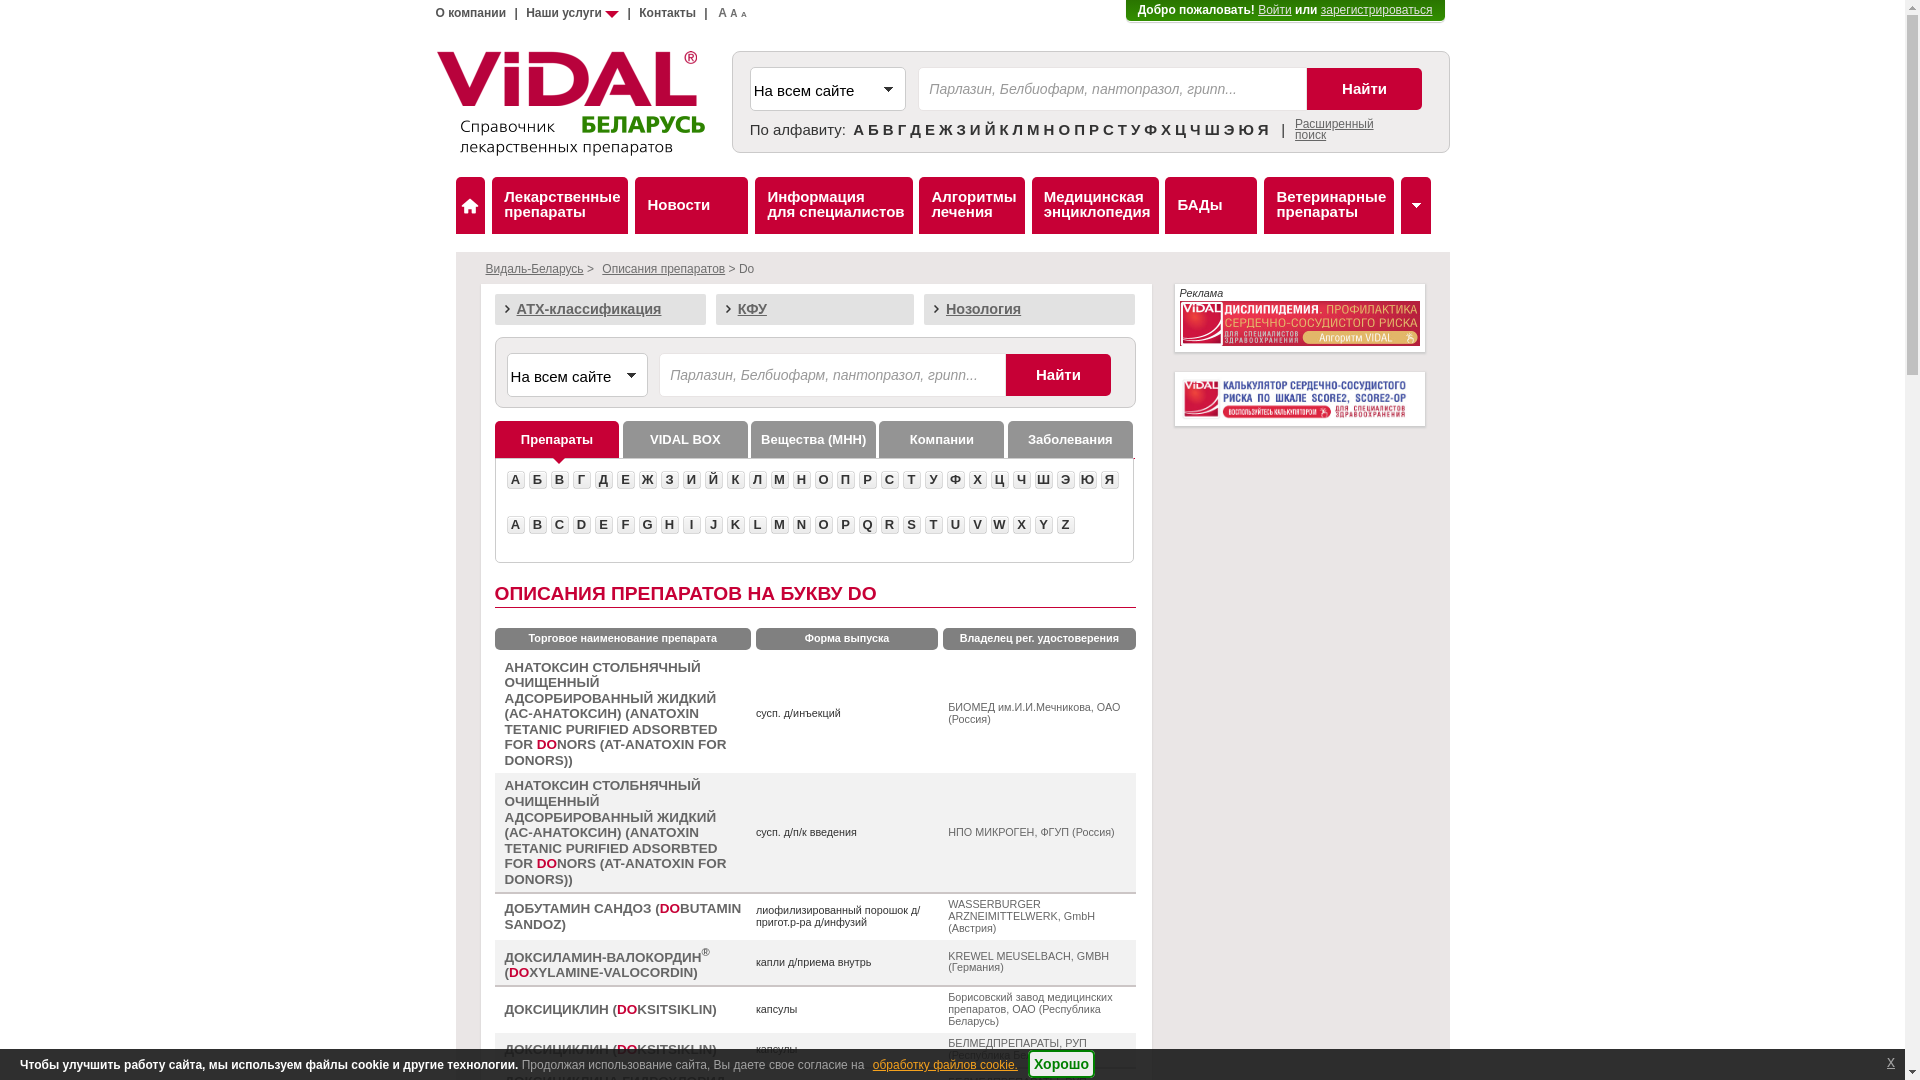 This screenshot has height=1080, width=1920. Describe the element at coordinates (844, 523) in the screenshot. I see `'P'` at that location.